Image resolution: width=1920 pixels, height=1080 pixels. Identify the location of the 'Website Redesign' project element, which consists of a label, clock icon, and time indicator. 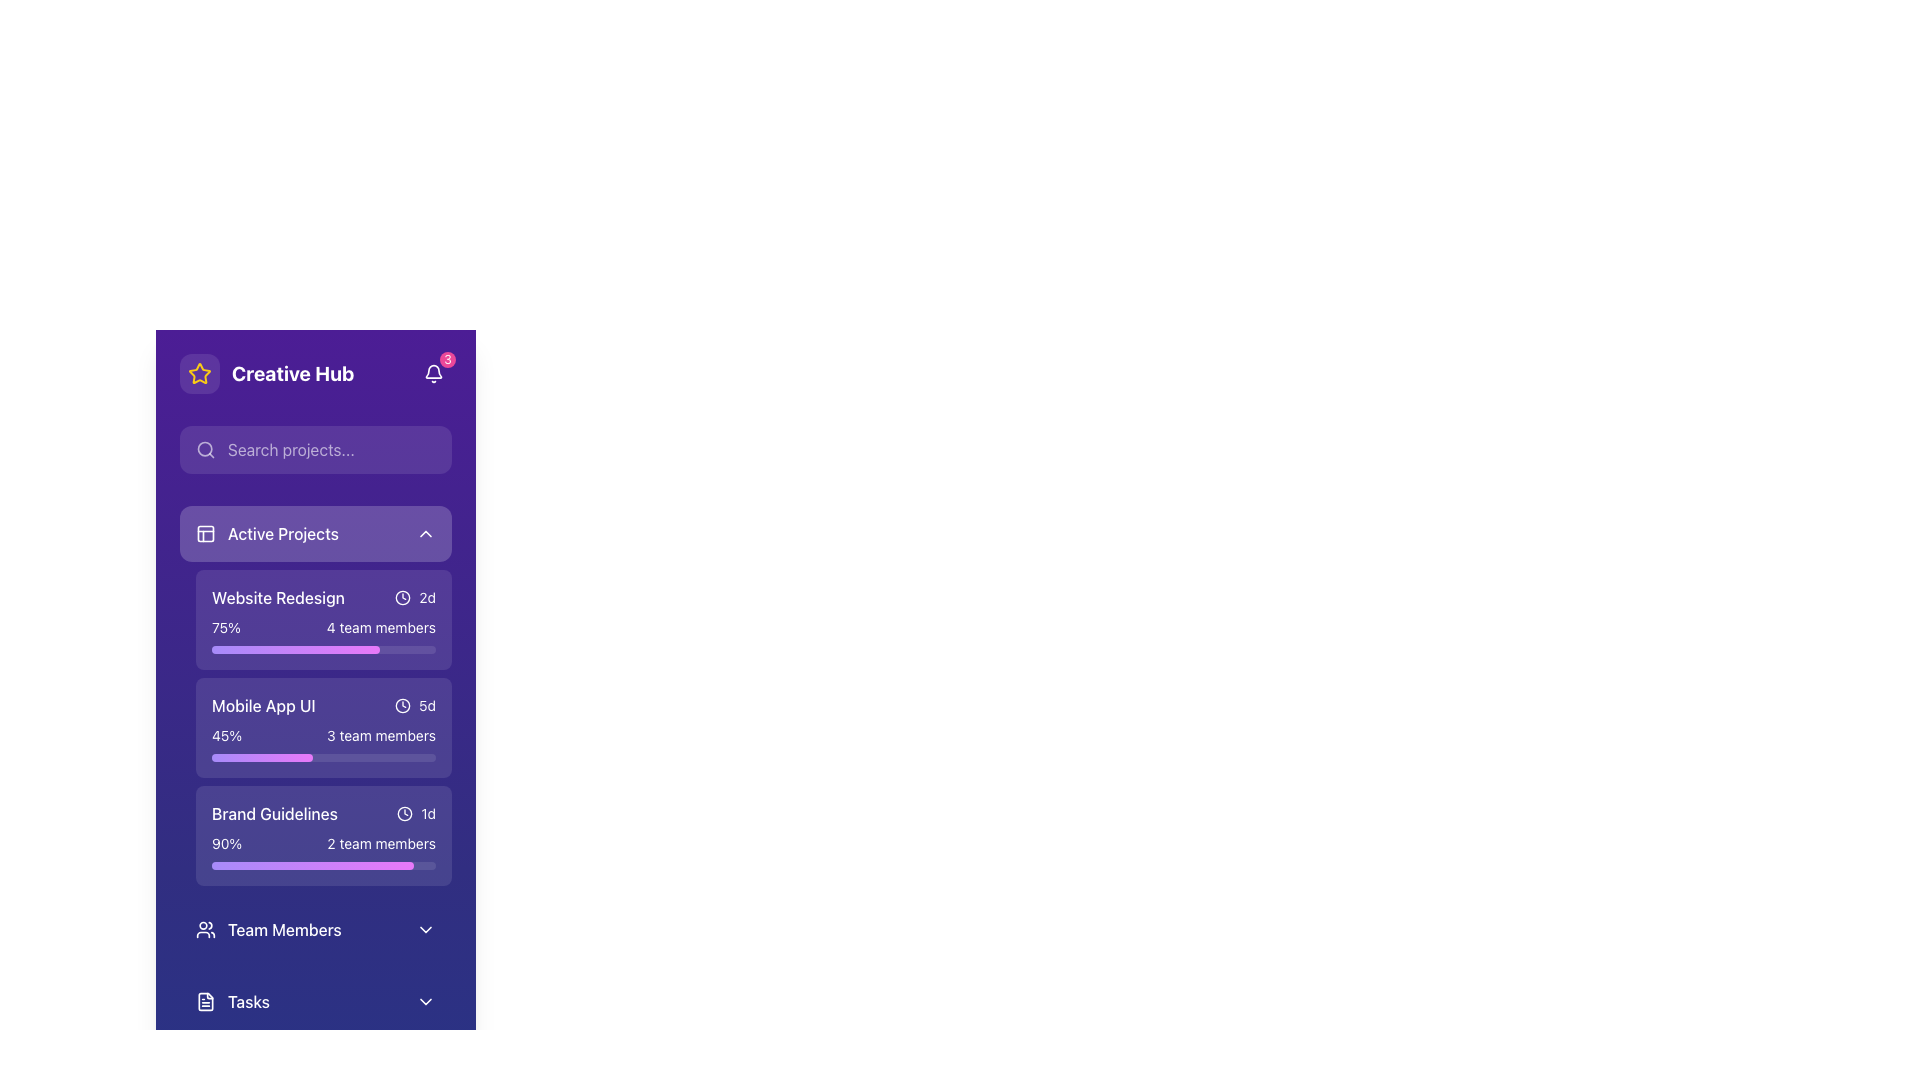
(324, 596).